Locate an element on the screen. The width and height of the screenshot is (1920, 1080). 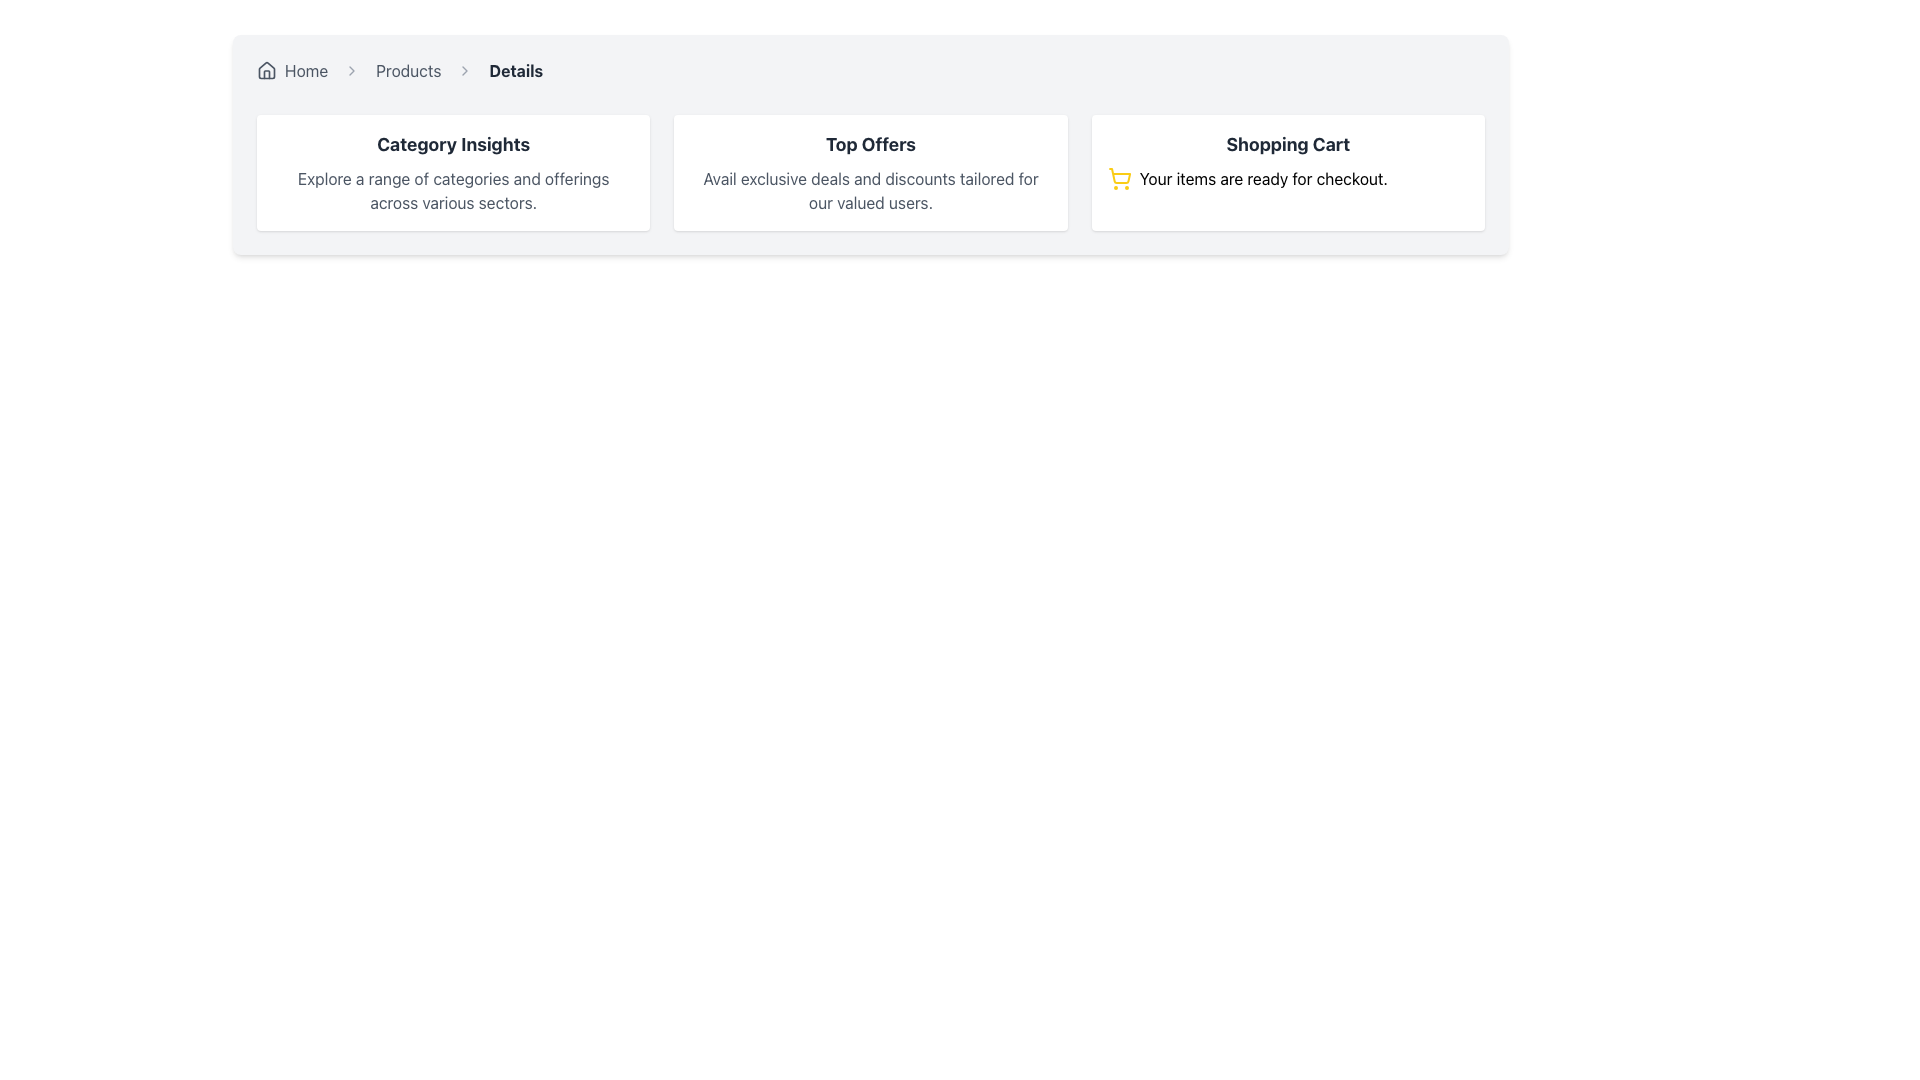
the 'Products' interactive text link in the navigation bar to change its text color is located at coordinates (407, 69).